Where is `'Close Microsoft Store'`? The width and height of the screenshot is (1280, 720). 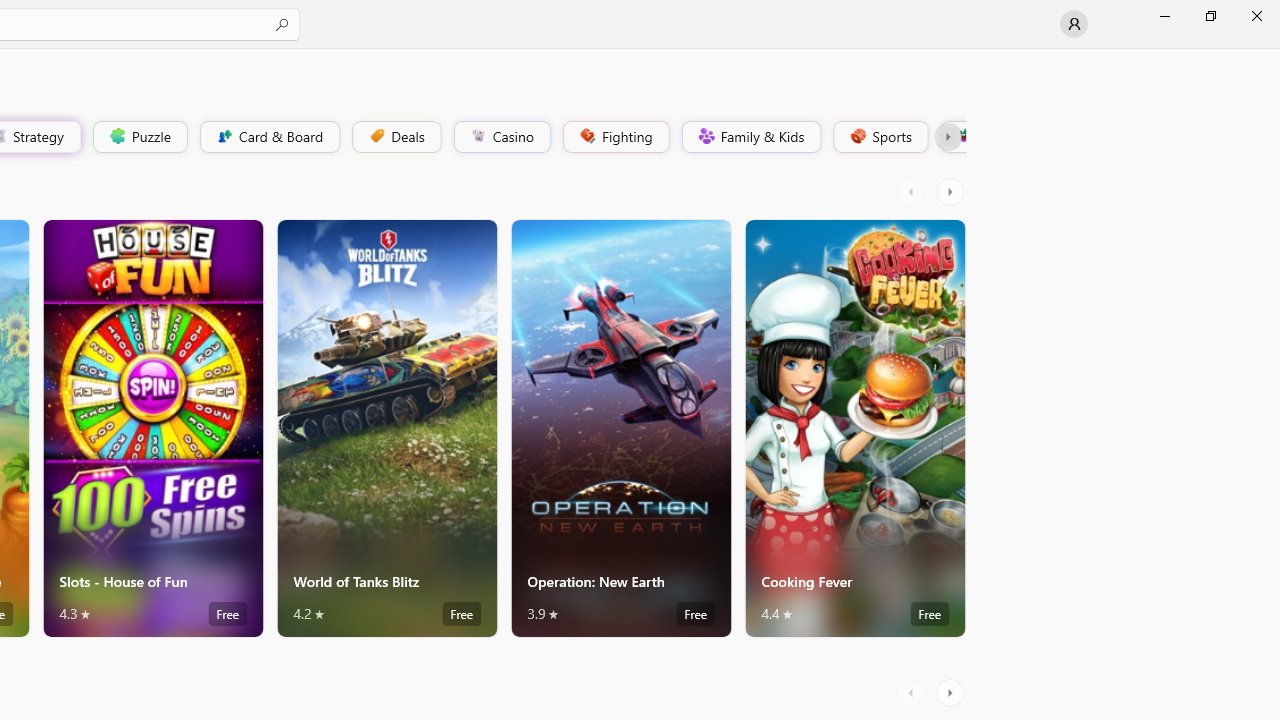 'Close Microsoft Store' is located at coordinates (1255, 15).